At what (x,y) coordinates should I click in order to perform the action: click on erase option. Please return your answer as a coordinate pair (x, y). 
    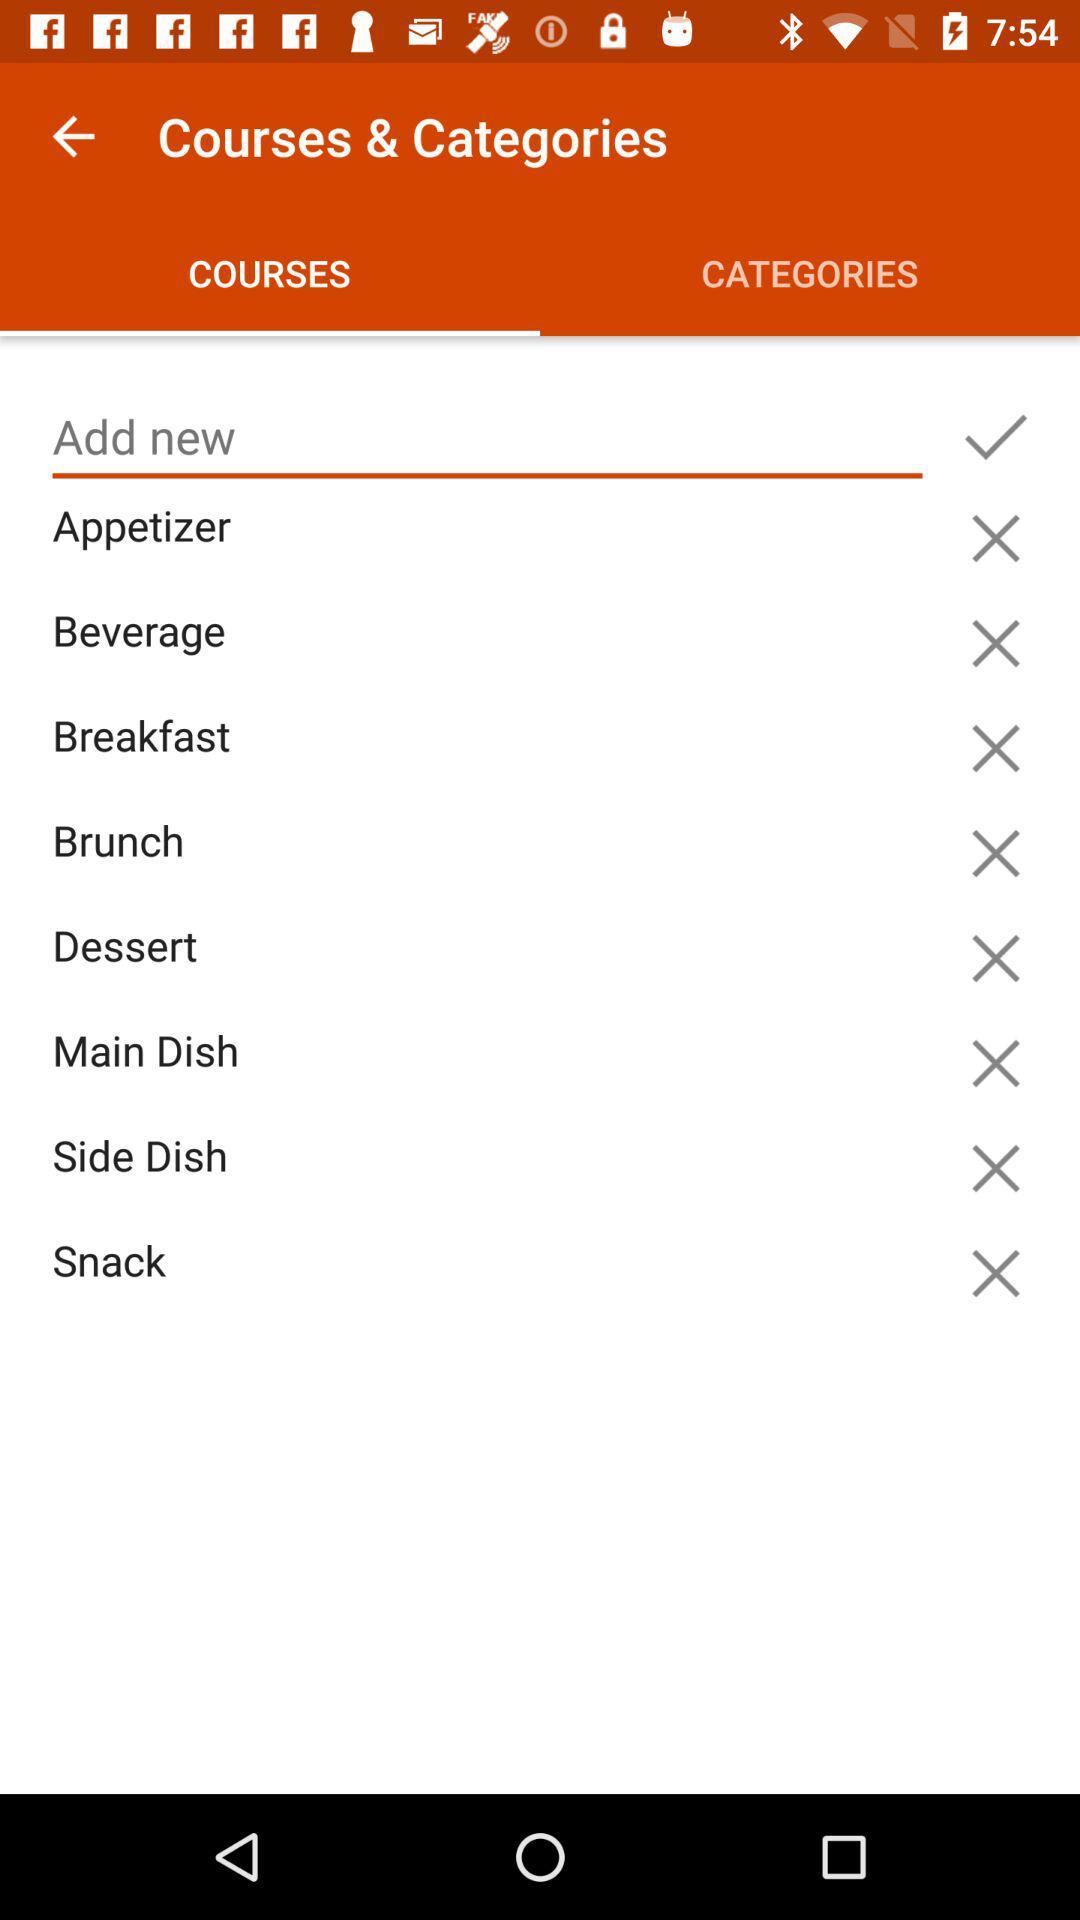
    Looking at the image, I should click on (995, 1272).